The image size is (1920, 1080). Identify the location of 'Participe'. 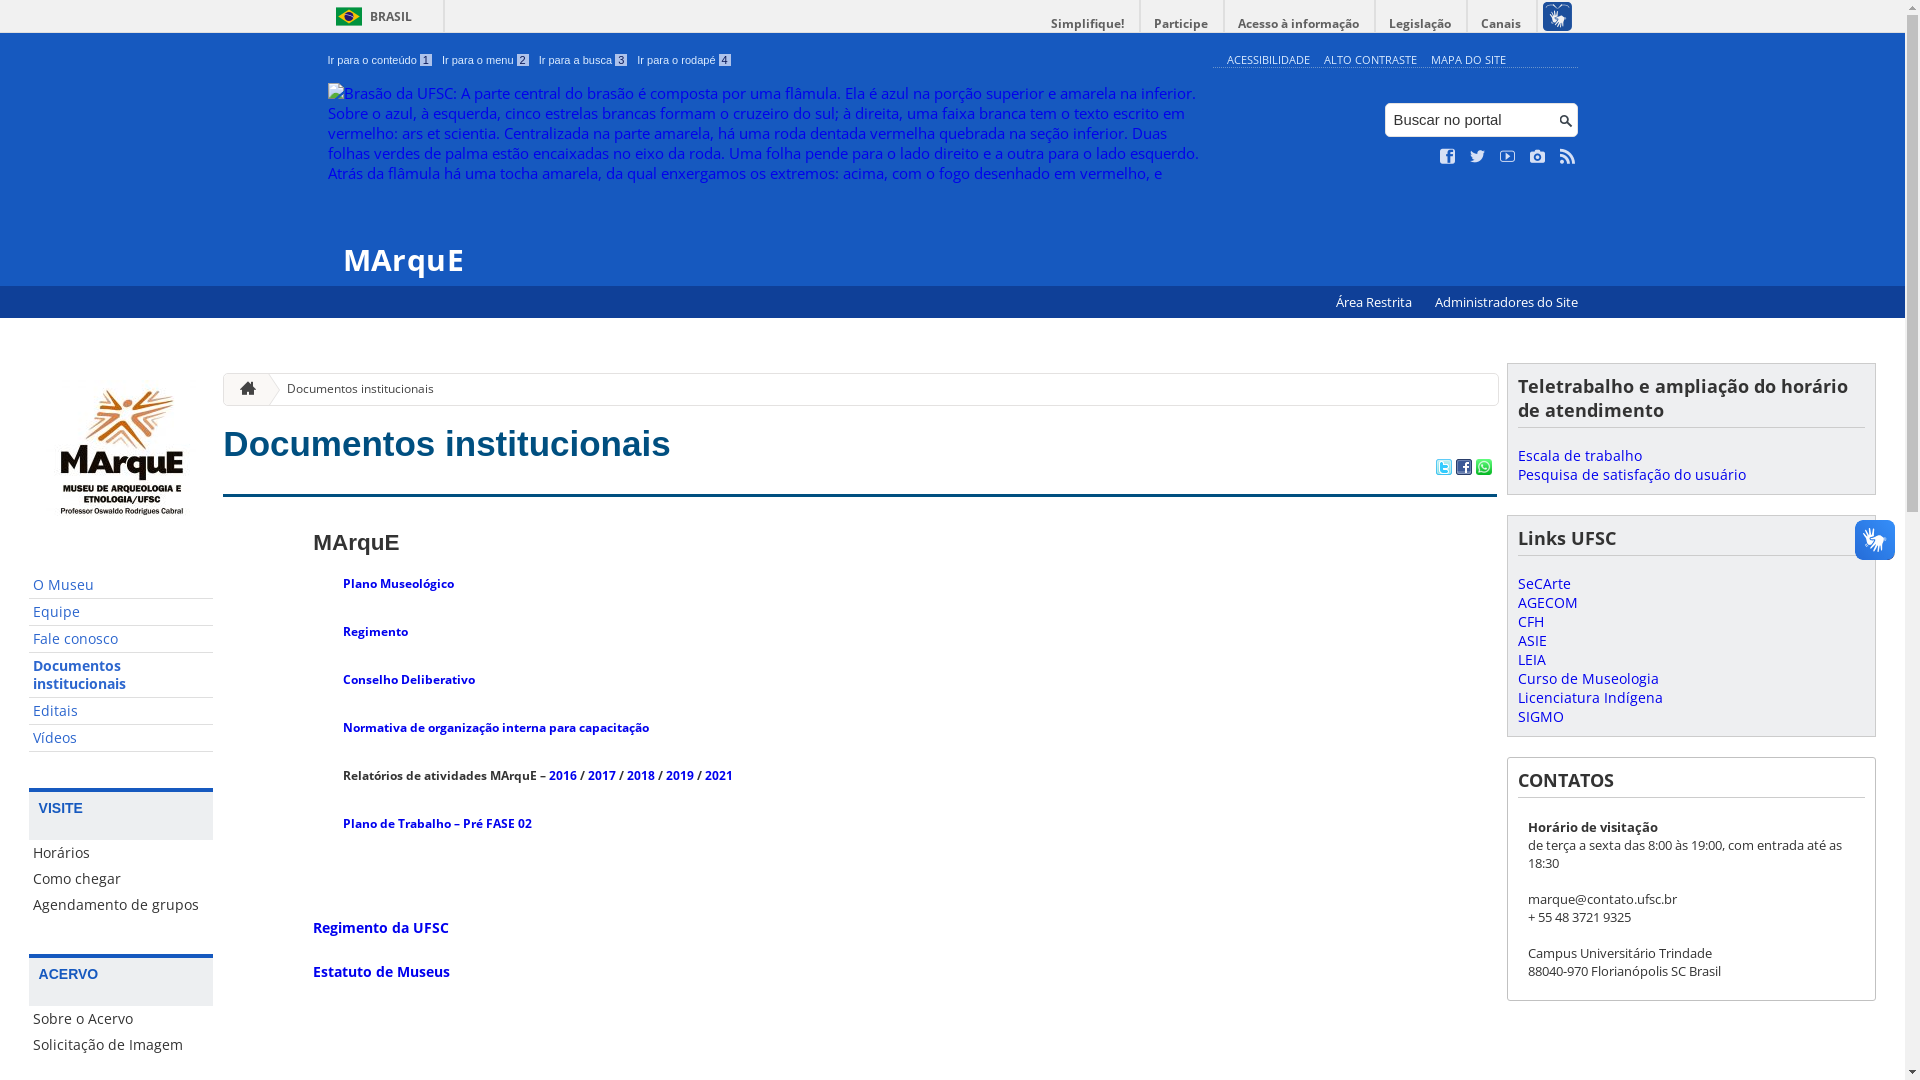
(1140, 23).